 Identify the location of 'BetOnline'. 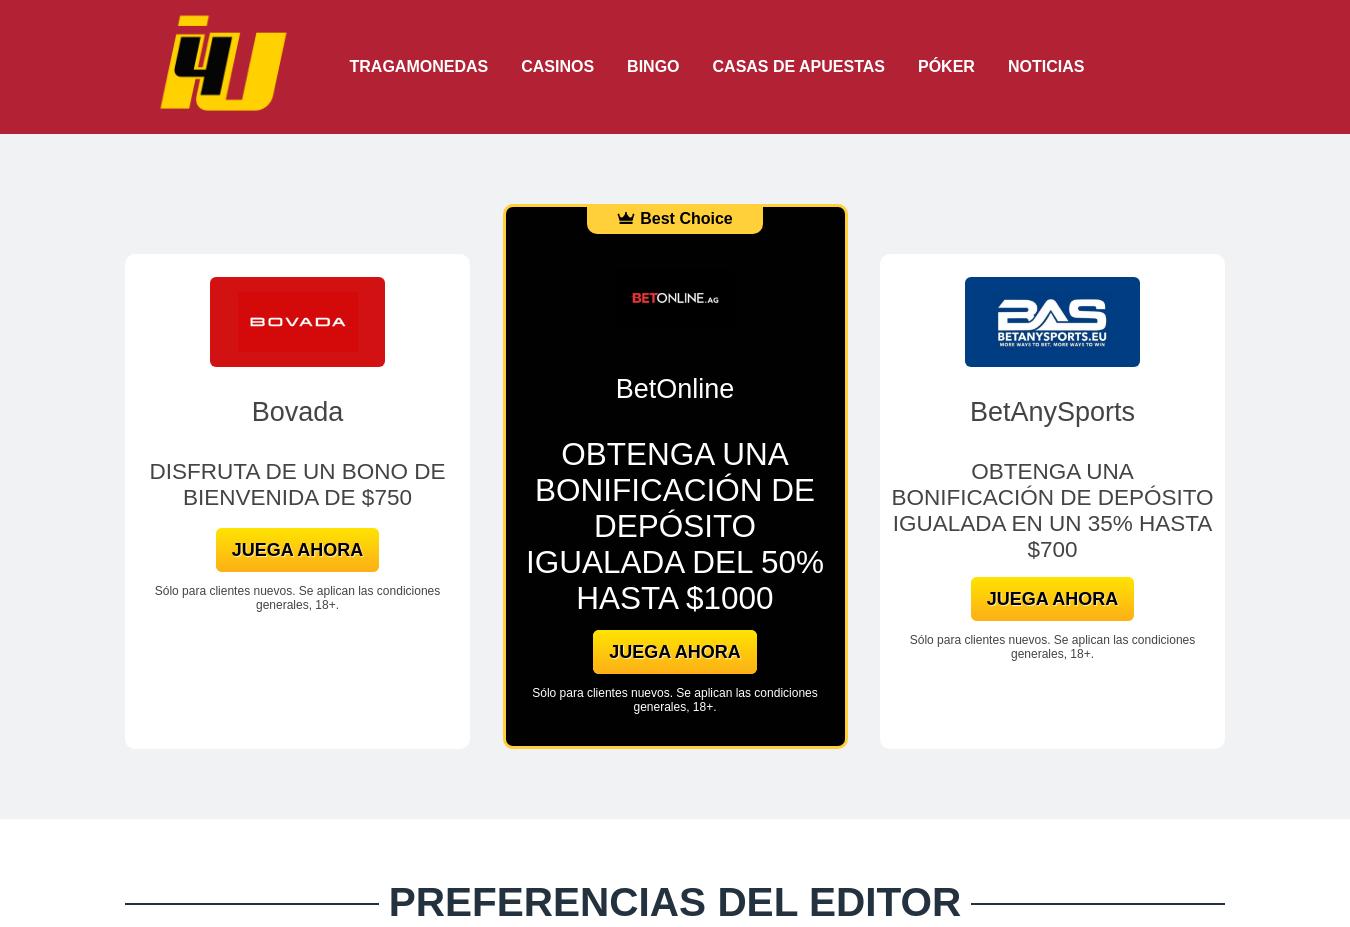
(674, 387).